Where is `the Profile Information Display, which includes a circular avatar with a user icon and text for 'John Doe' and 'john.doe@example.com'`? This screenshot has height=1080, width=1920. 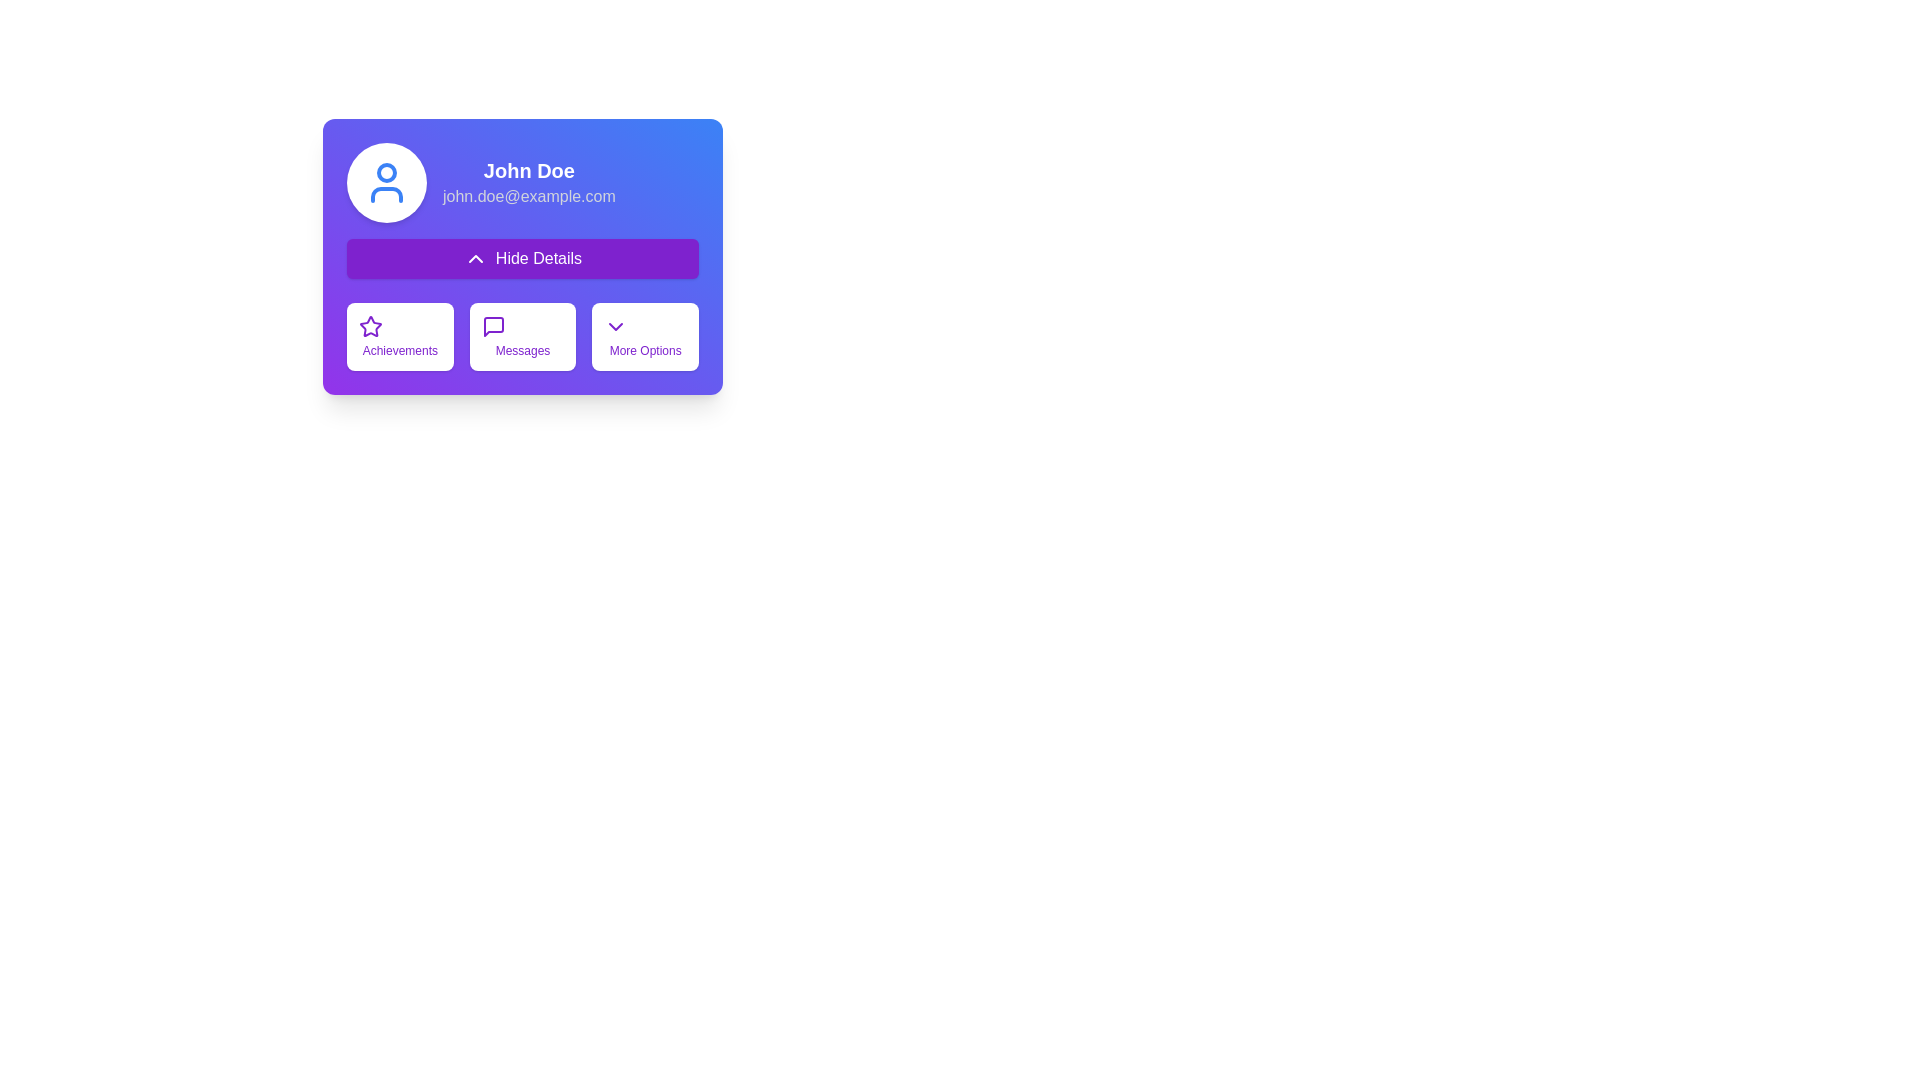 the Profile Information Display, which includes a circular avatar with a user icon and text for 'John Doe' and 'john.doe@example.com' is located at coordinates (523, 182).